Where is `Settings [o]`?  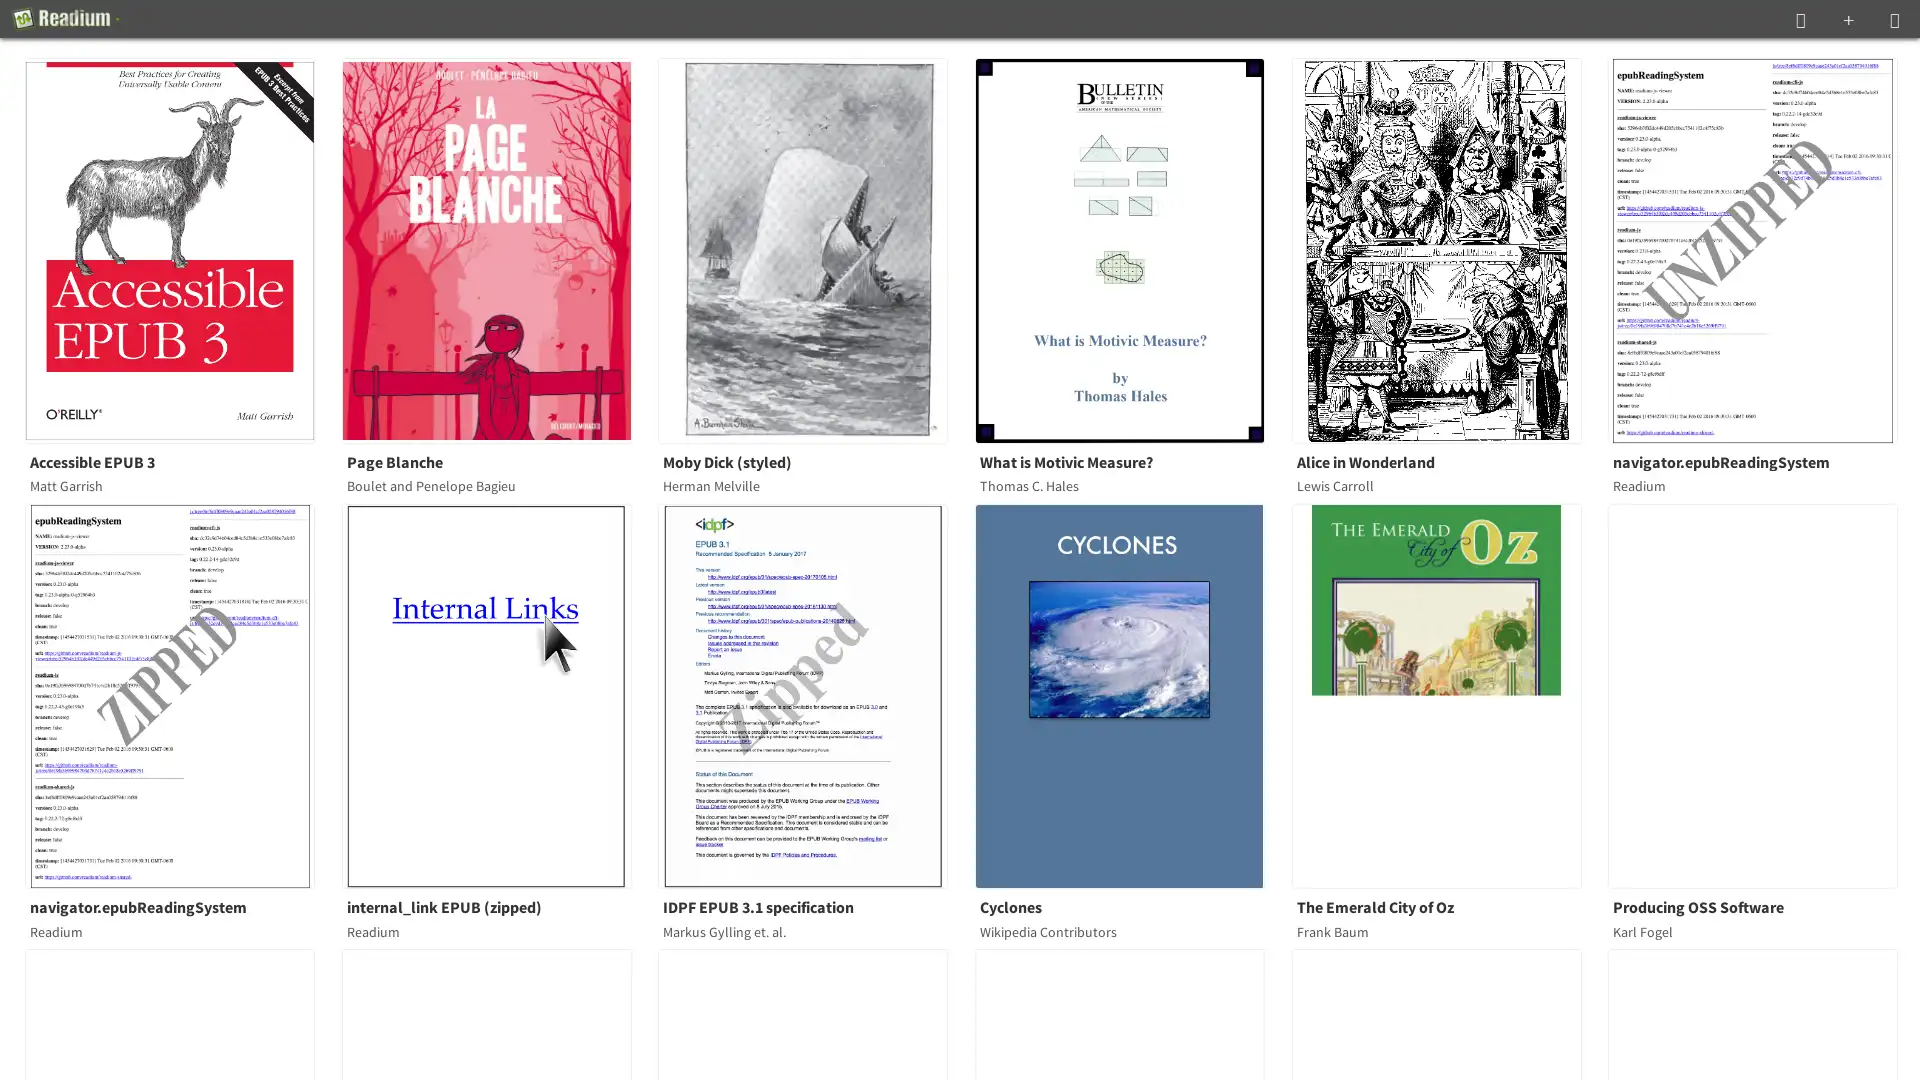
Settings [o] is located at coordinates (1894, 19).